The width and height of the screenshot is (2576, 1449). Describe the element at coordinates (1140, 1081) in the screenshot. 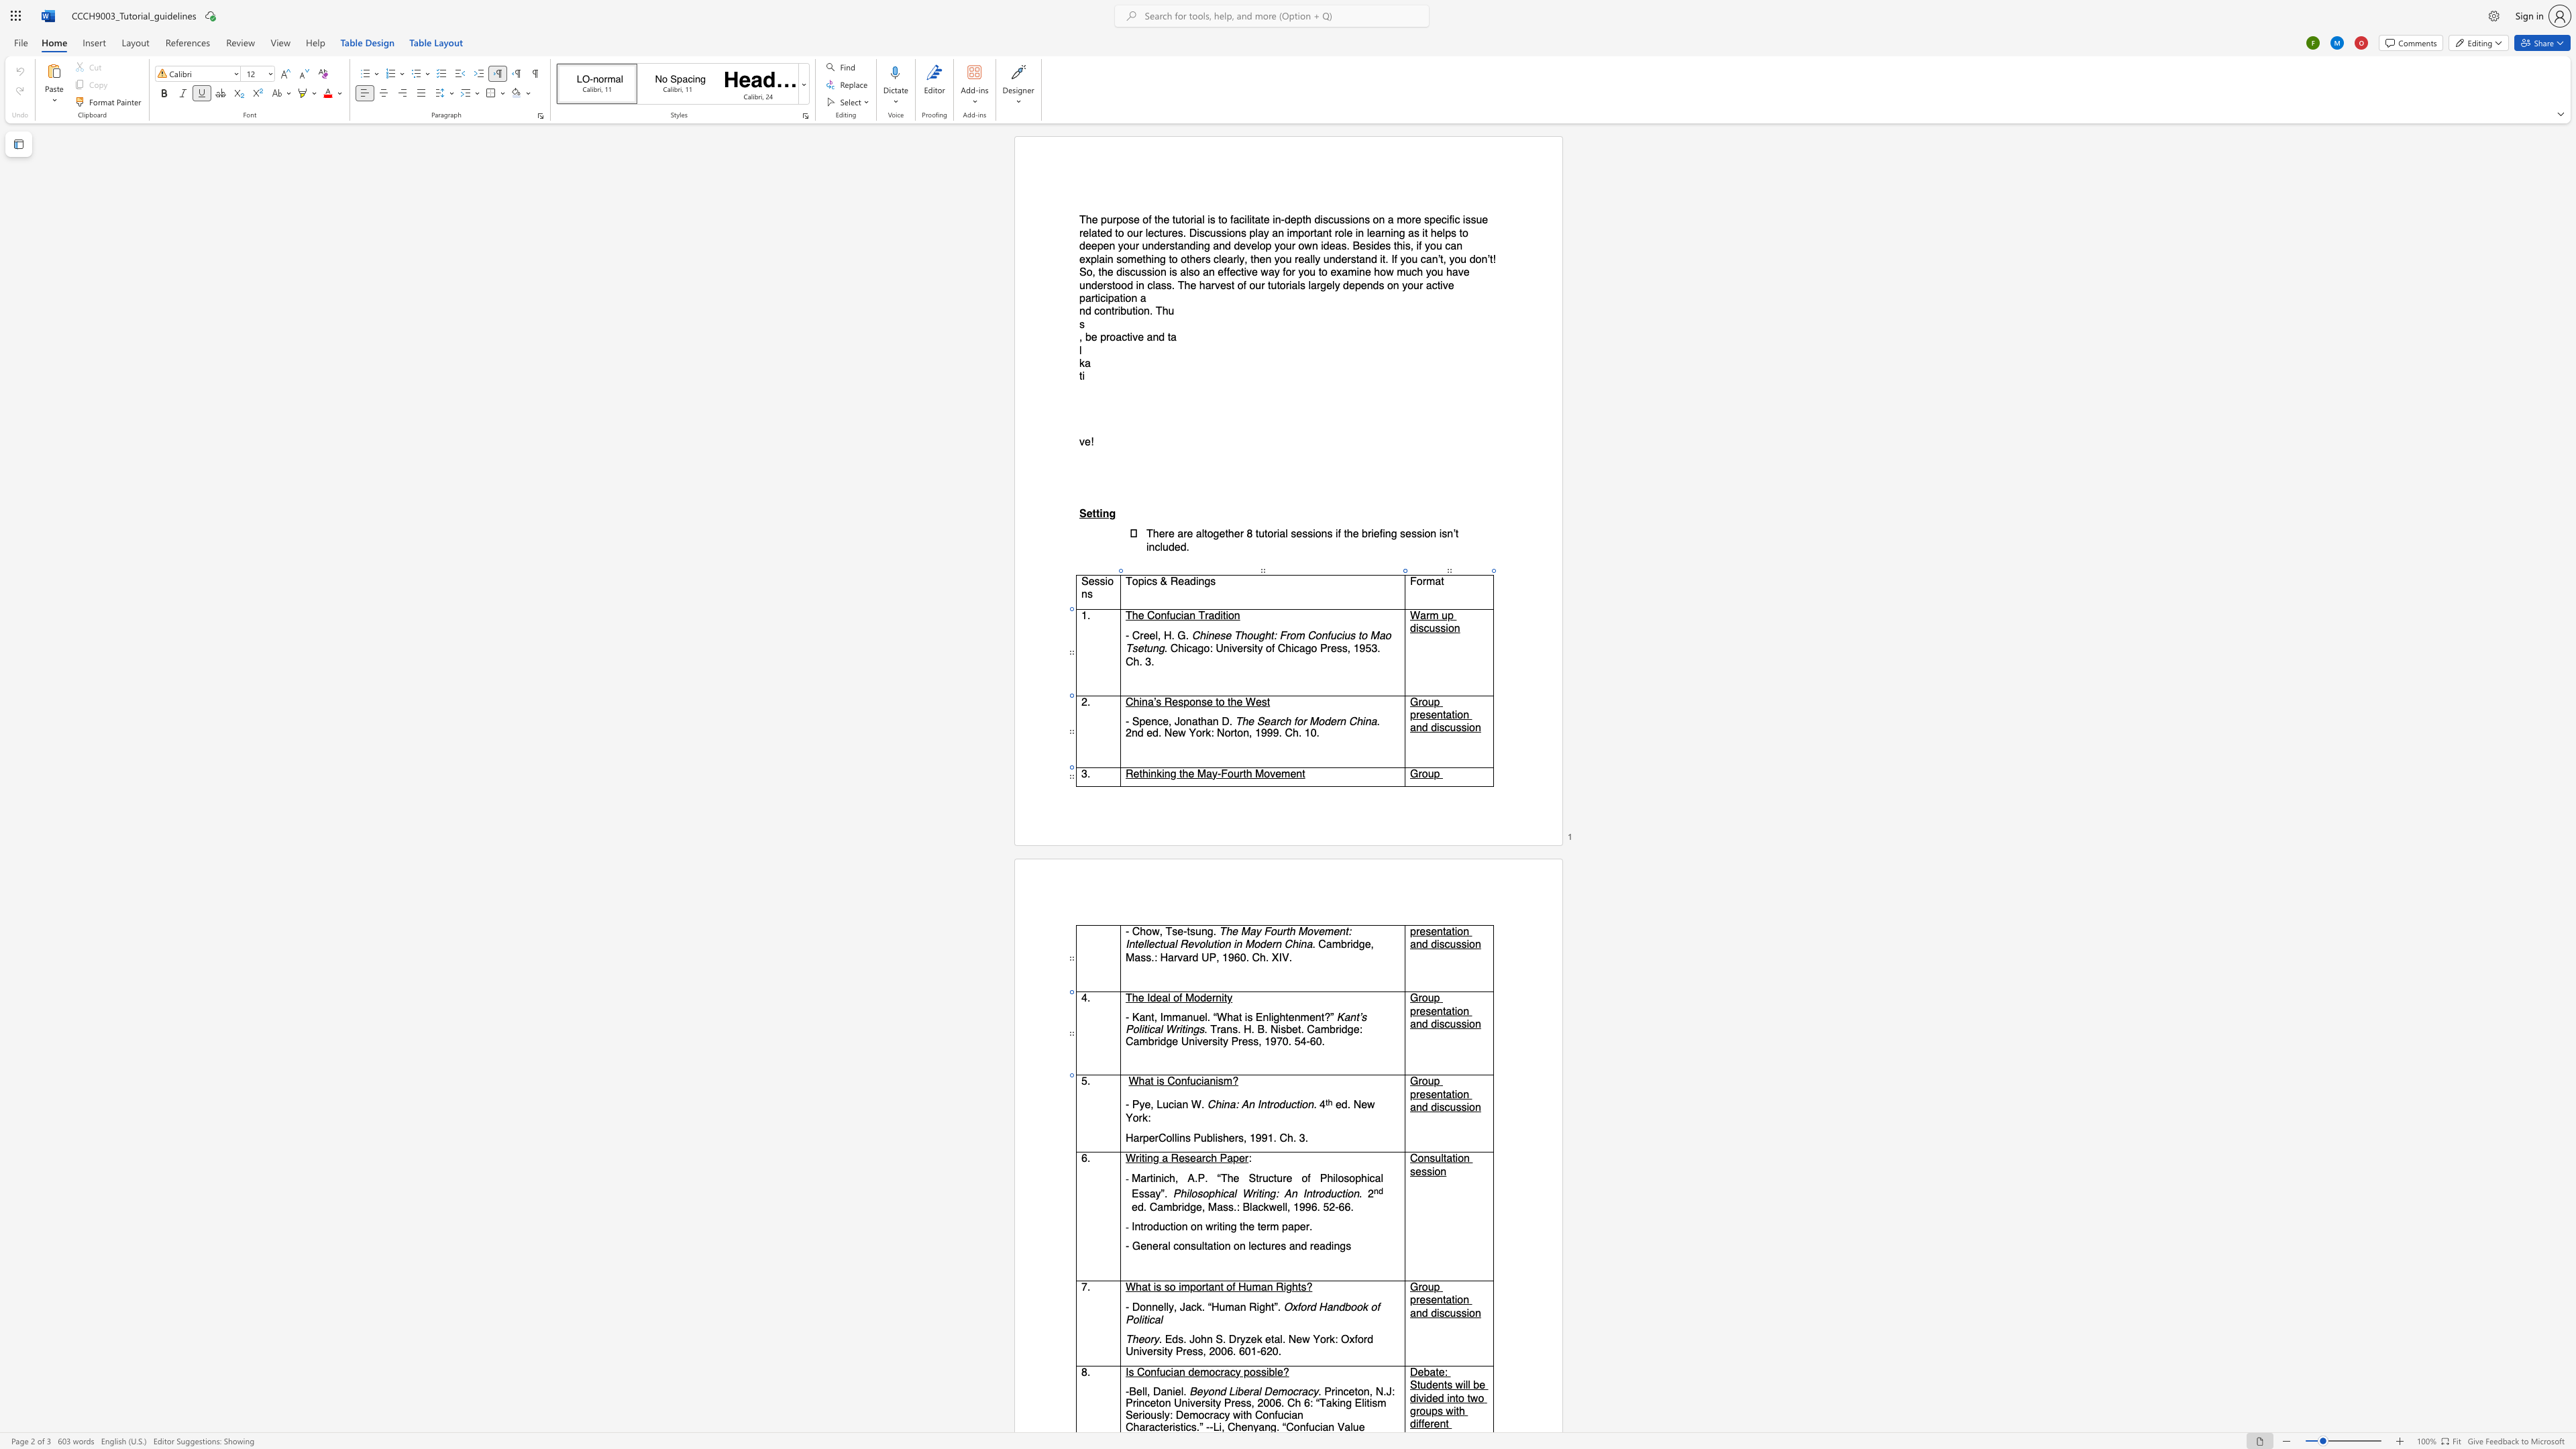

I see `the 1th character "h" in the text` at that location.